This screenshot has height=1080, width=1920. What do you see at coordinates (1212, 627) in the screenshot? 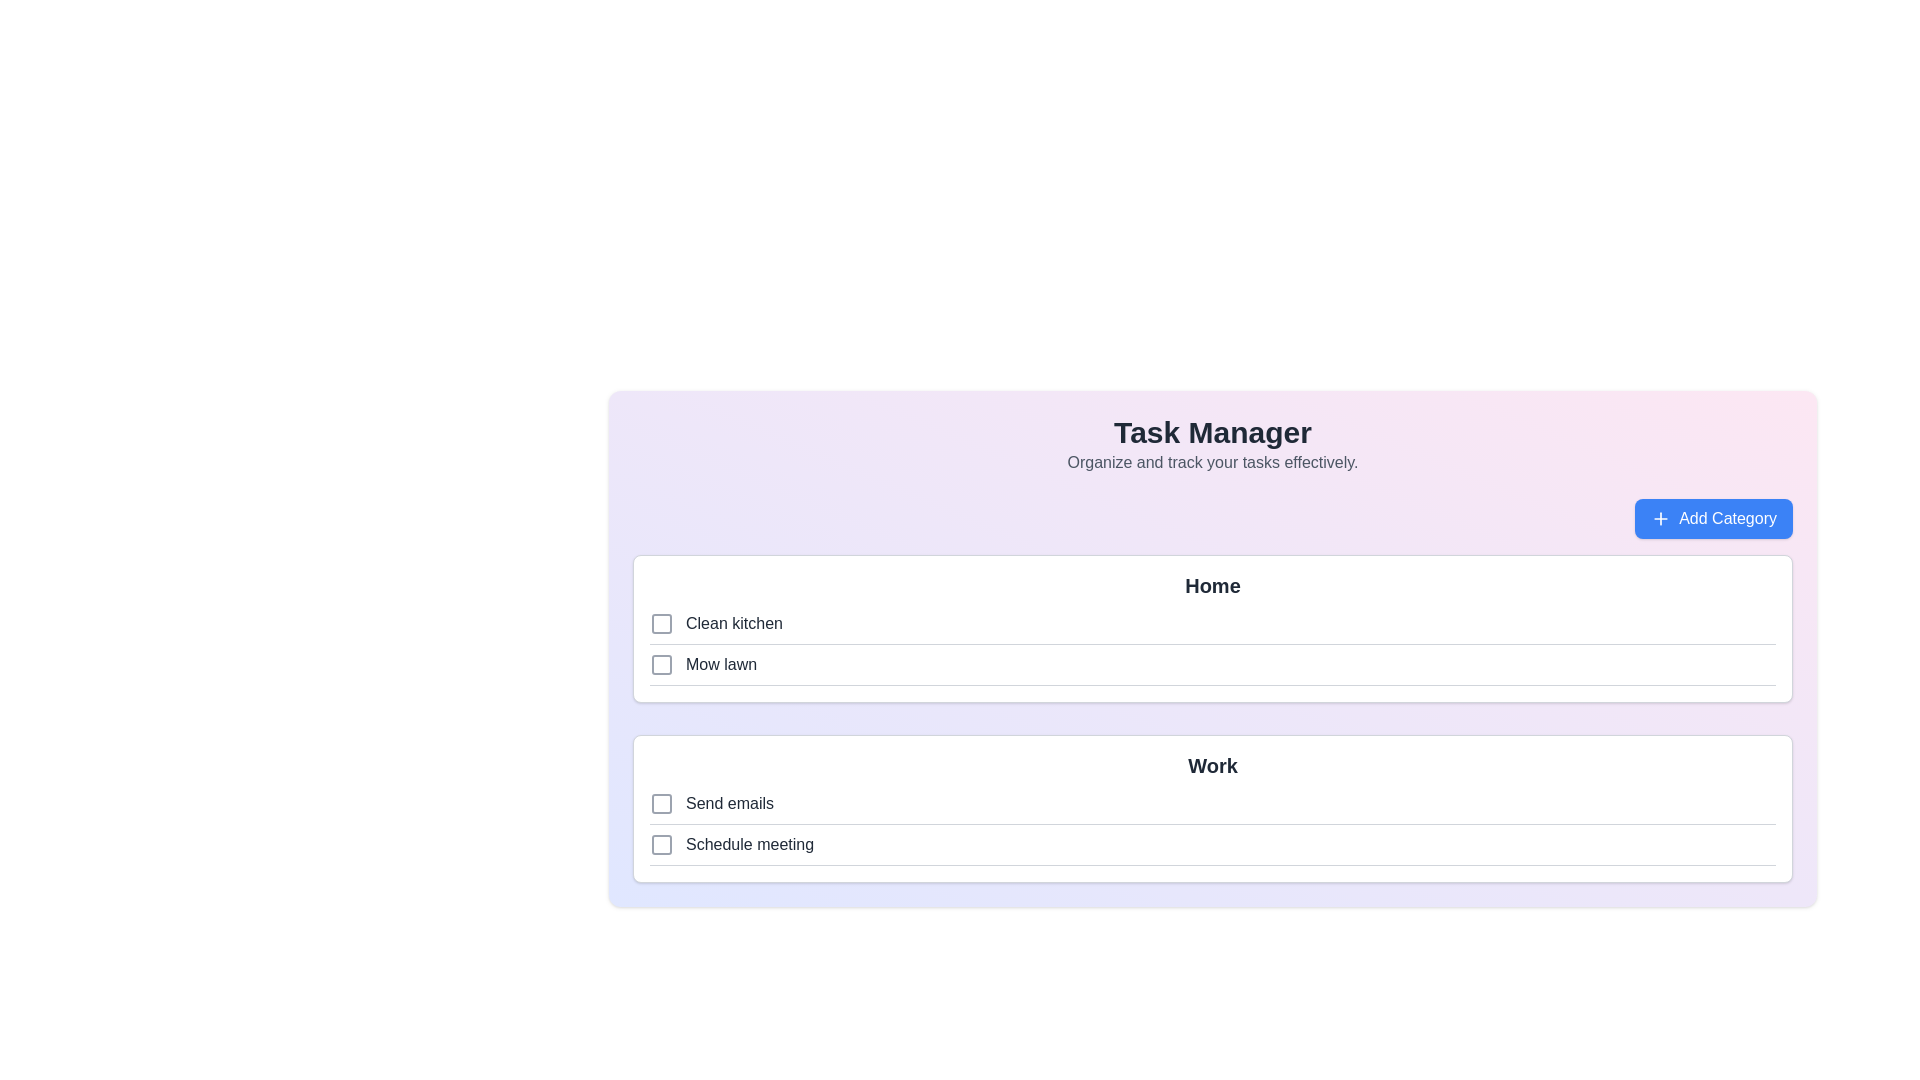
I see `the checkbox area of the 'Clean kitchen' task item` at bounding box center [1212, 627].